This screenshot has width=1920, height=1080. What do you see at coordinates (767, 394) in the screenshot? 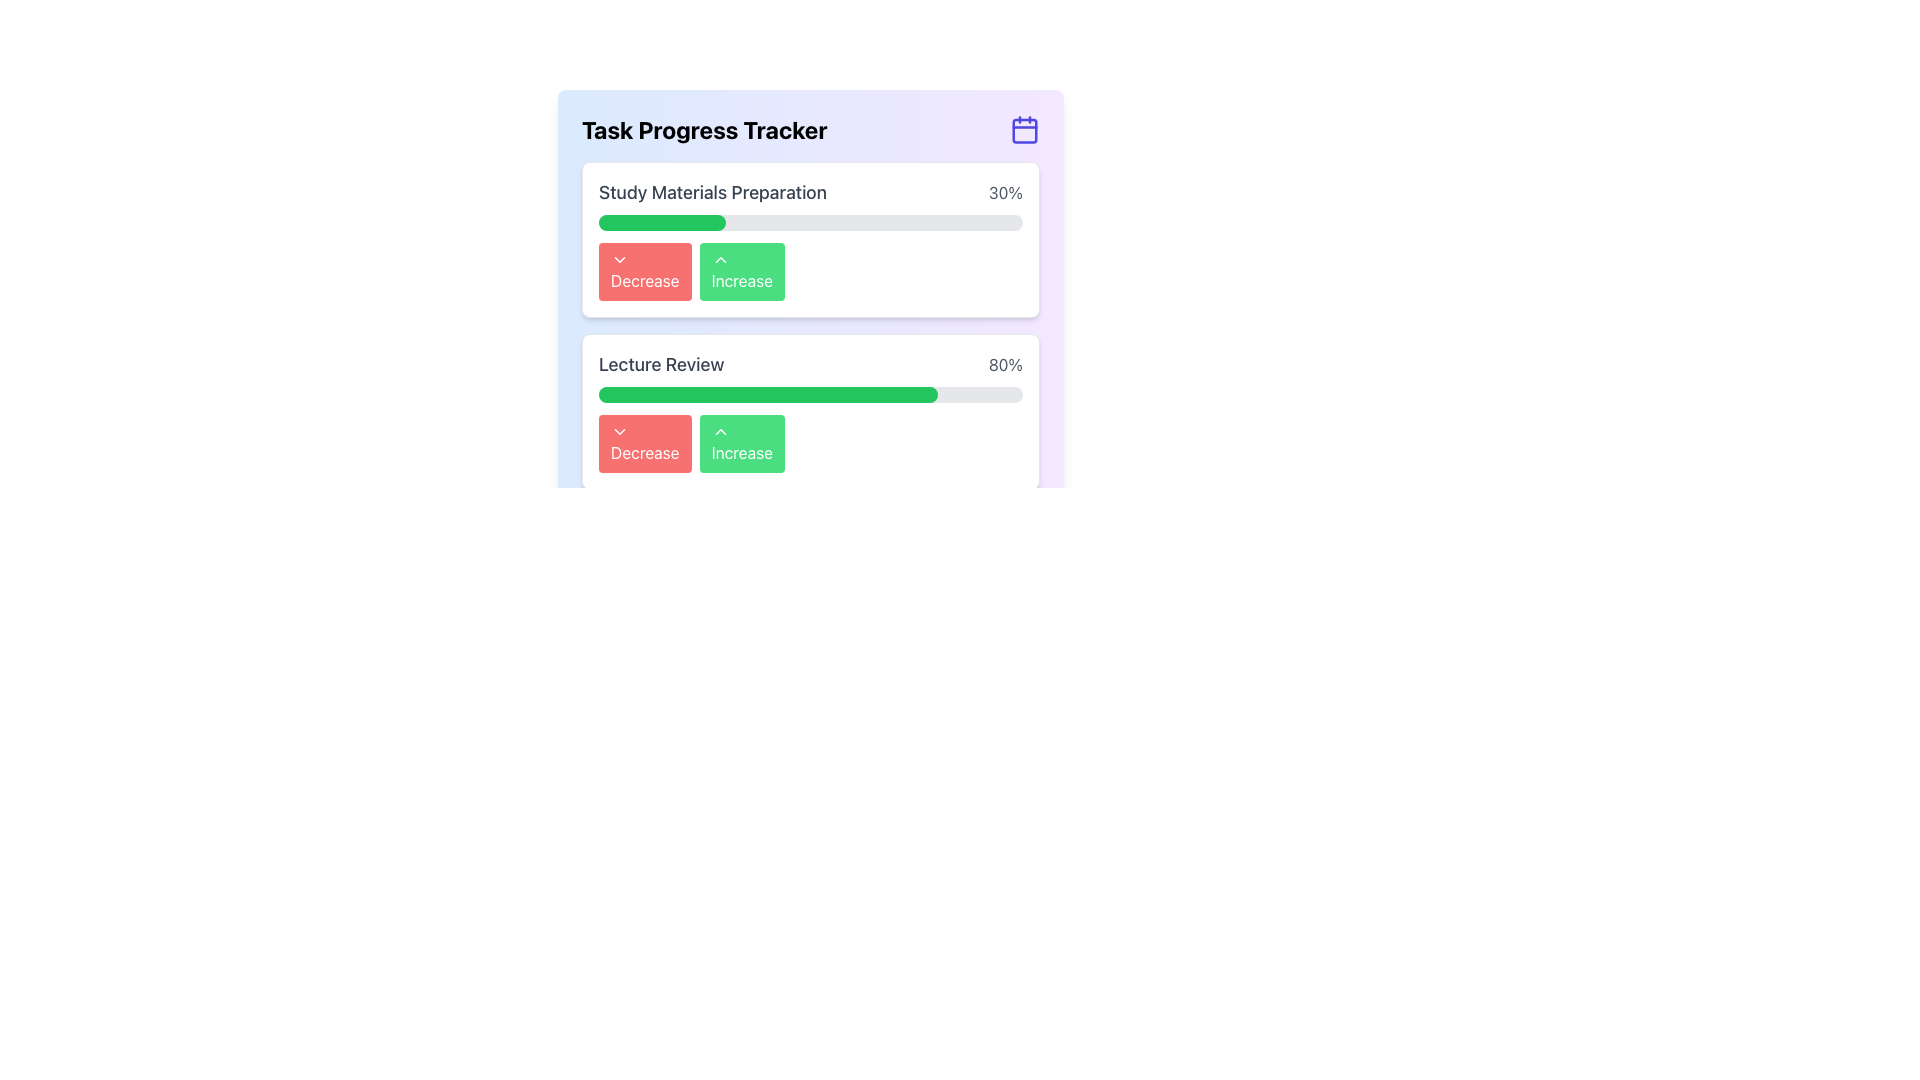
I see `the green progress indicator bar that fills approximately 80% of the light gray 'Lecture Review' progress bar` at bounding box center [767, 394].